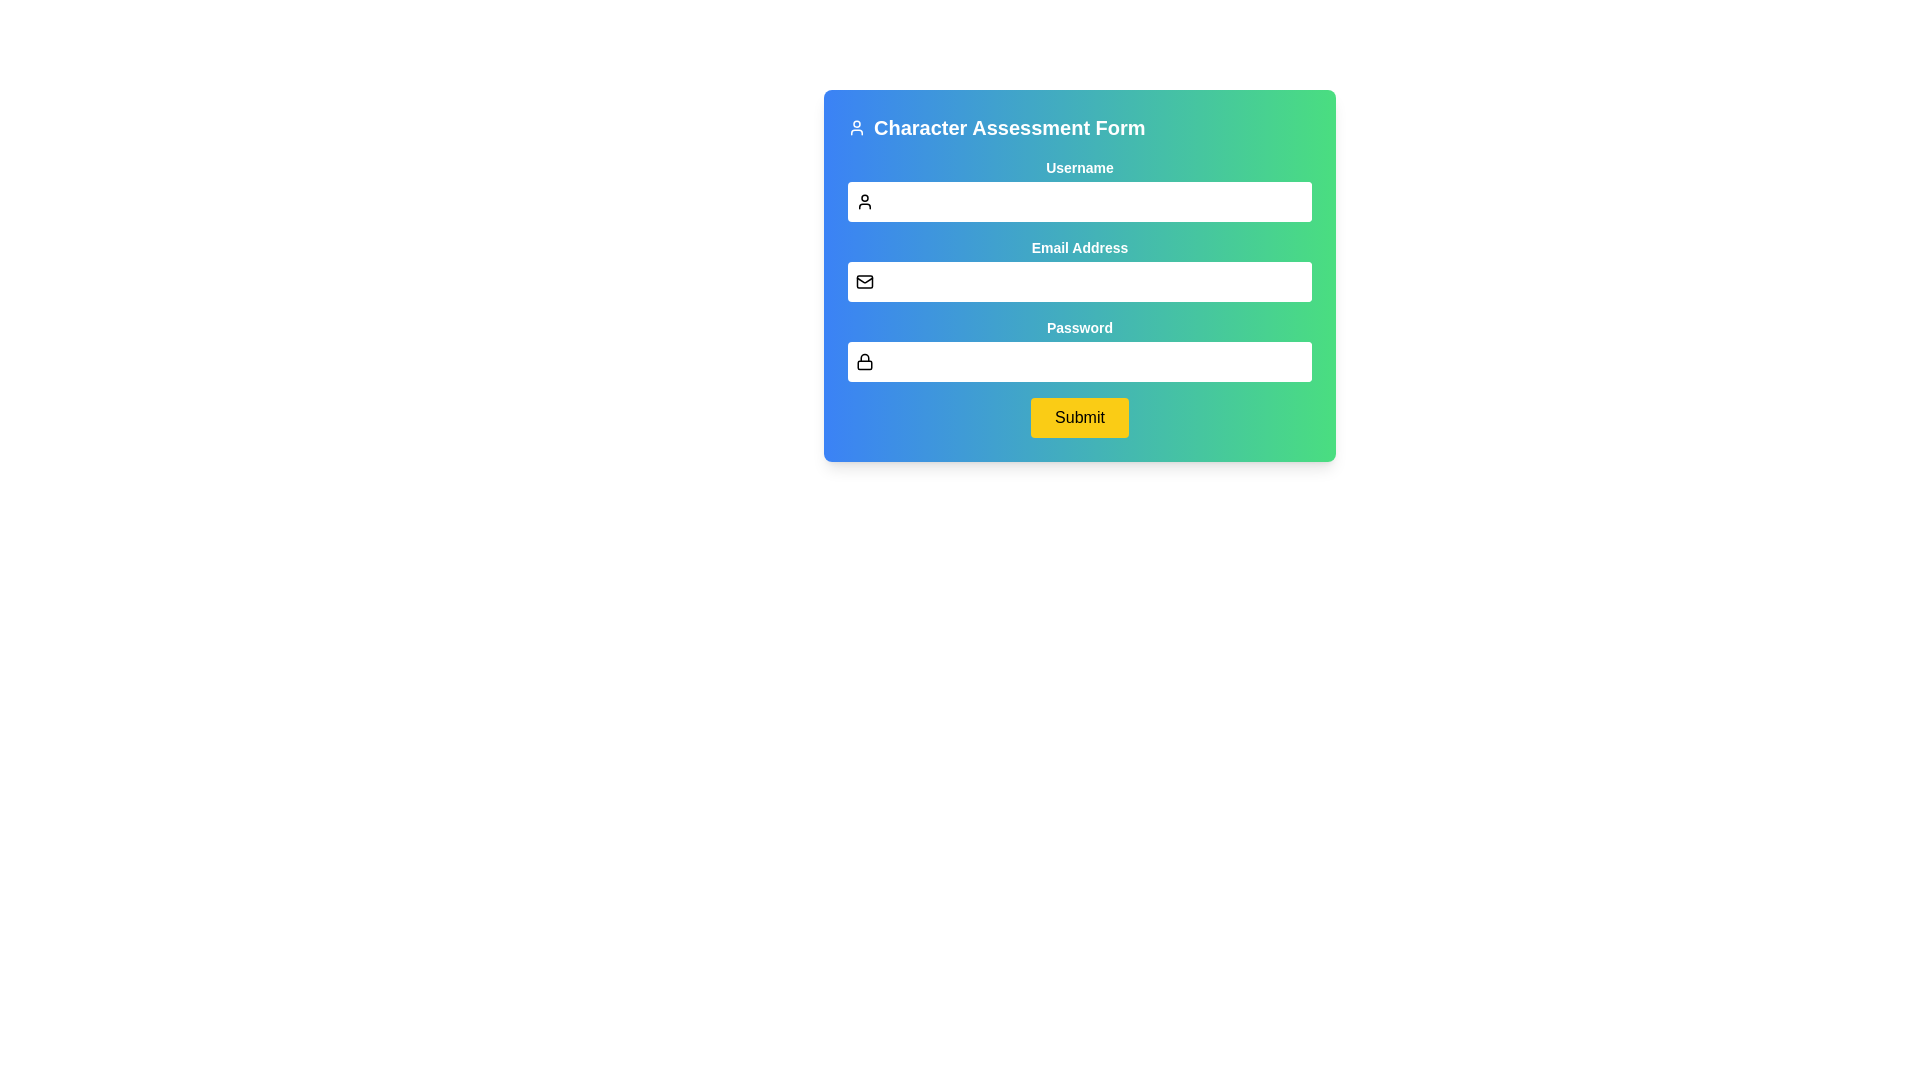 The width and height of the screenshot is (1920, 1080). I want to click on the user icon represented as an SVG graphic, which is located to the left of the heading text 'Character Assessment Form', so click(857, 127).